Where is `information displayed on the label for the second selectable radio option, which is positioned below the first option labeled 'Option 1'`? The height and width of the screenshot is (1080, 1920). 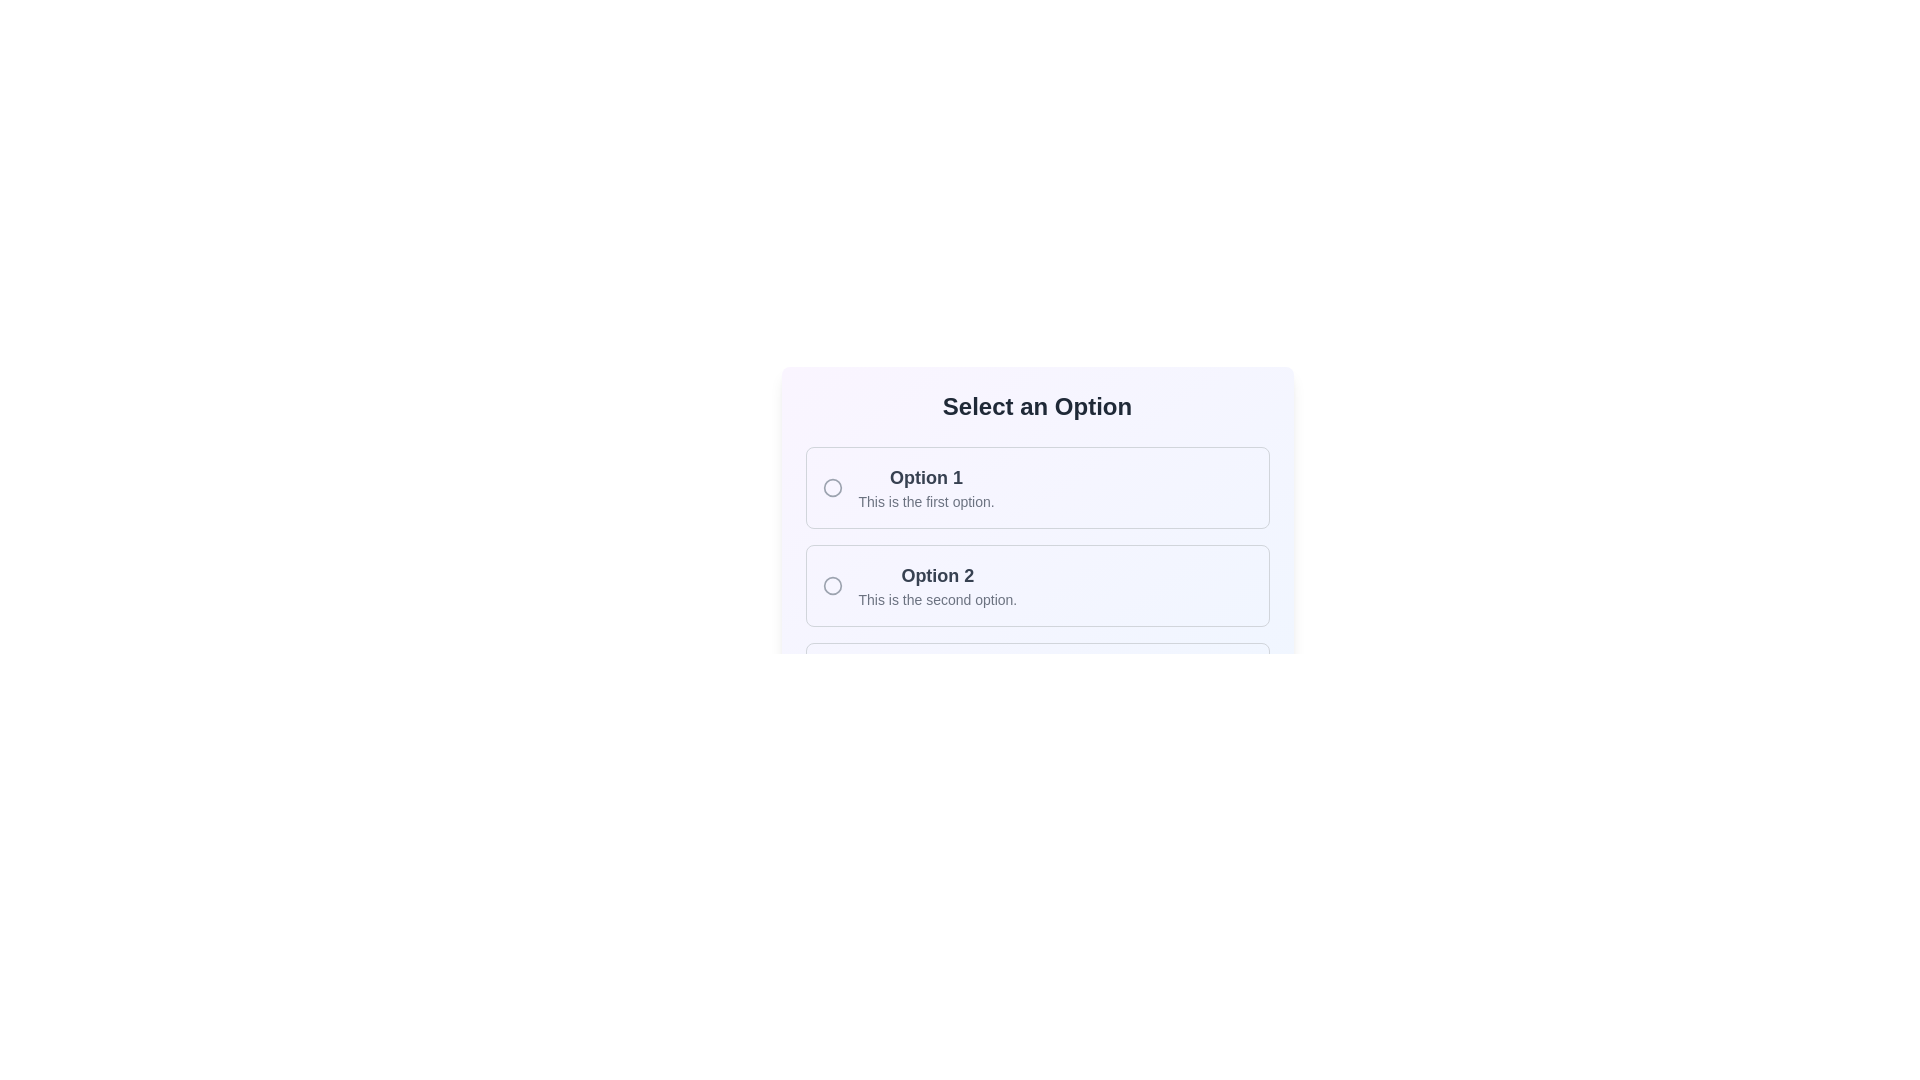 information displayed on the label for the second selectable radio option, which is positioned below the first option labeled 'Option 1' is located at coordinates (936, 585).